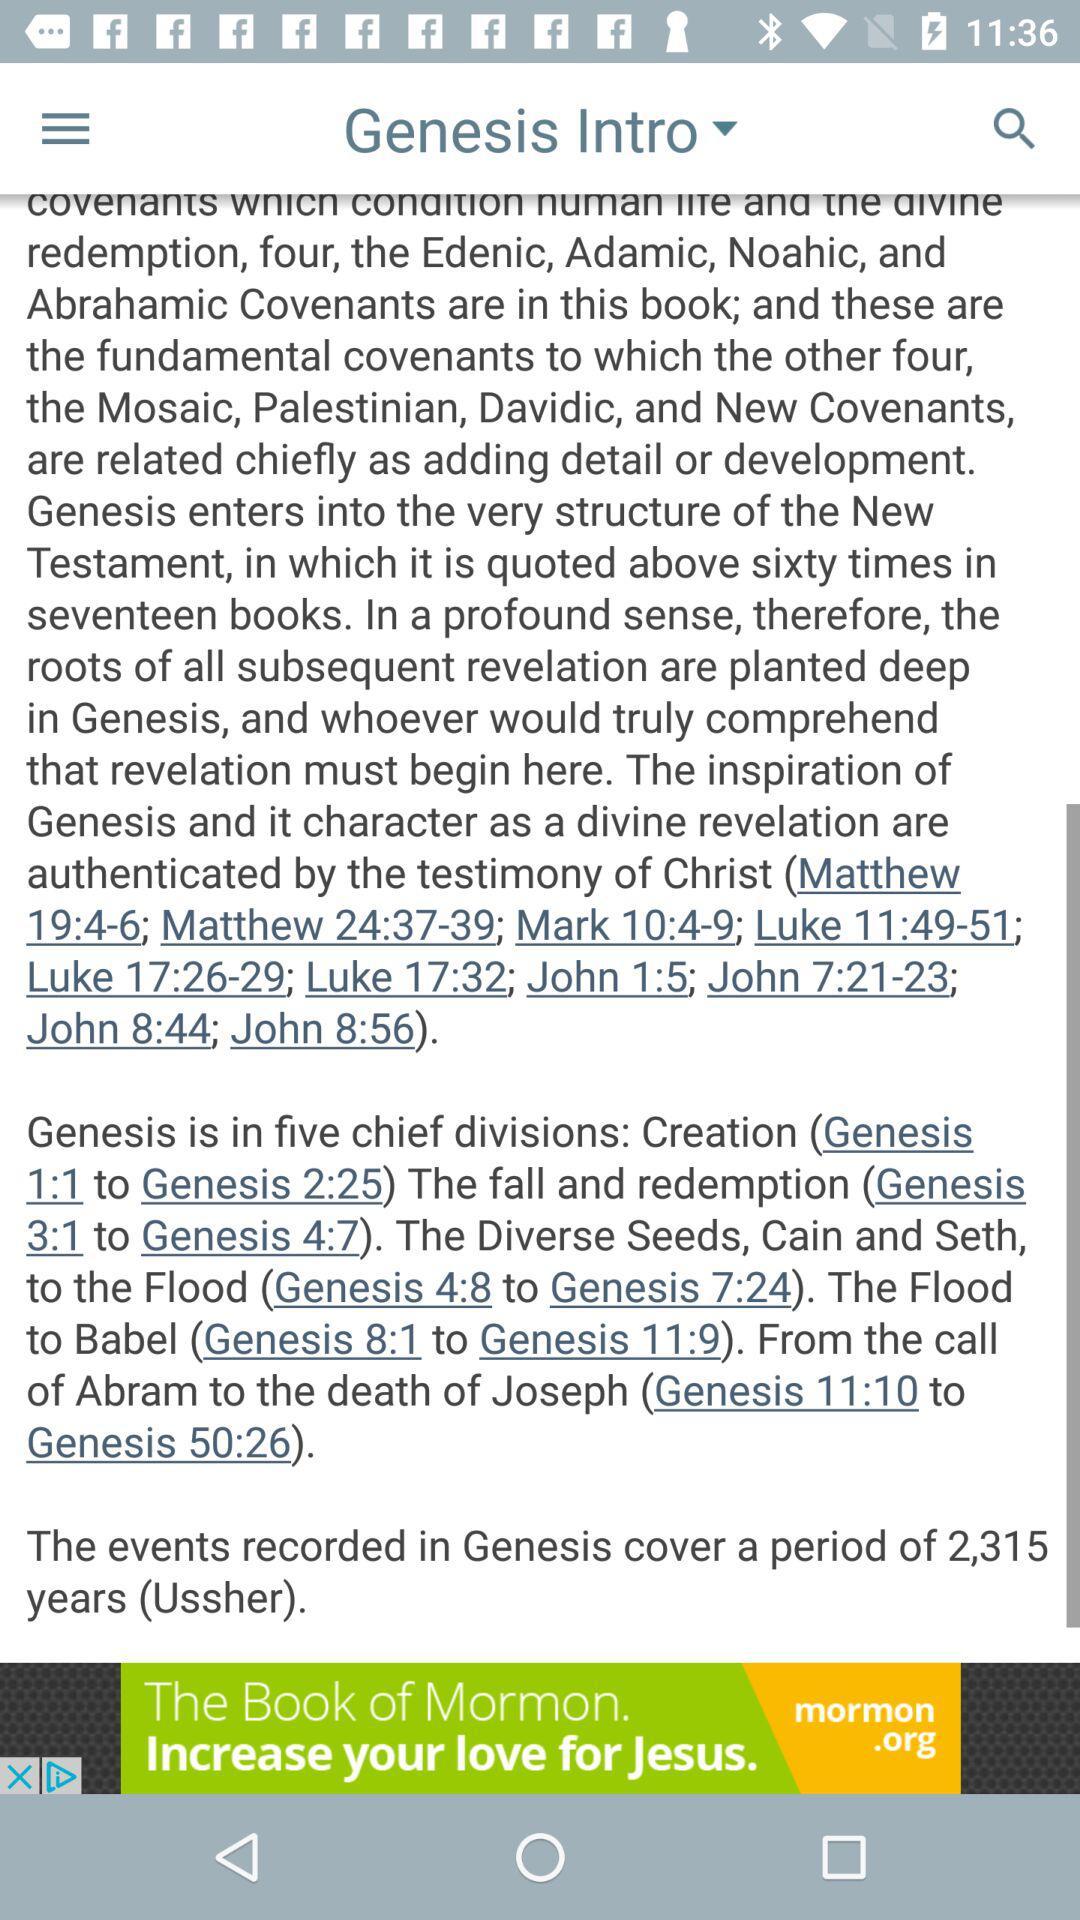  I want to click on options, so click(64, 127).